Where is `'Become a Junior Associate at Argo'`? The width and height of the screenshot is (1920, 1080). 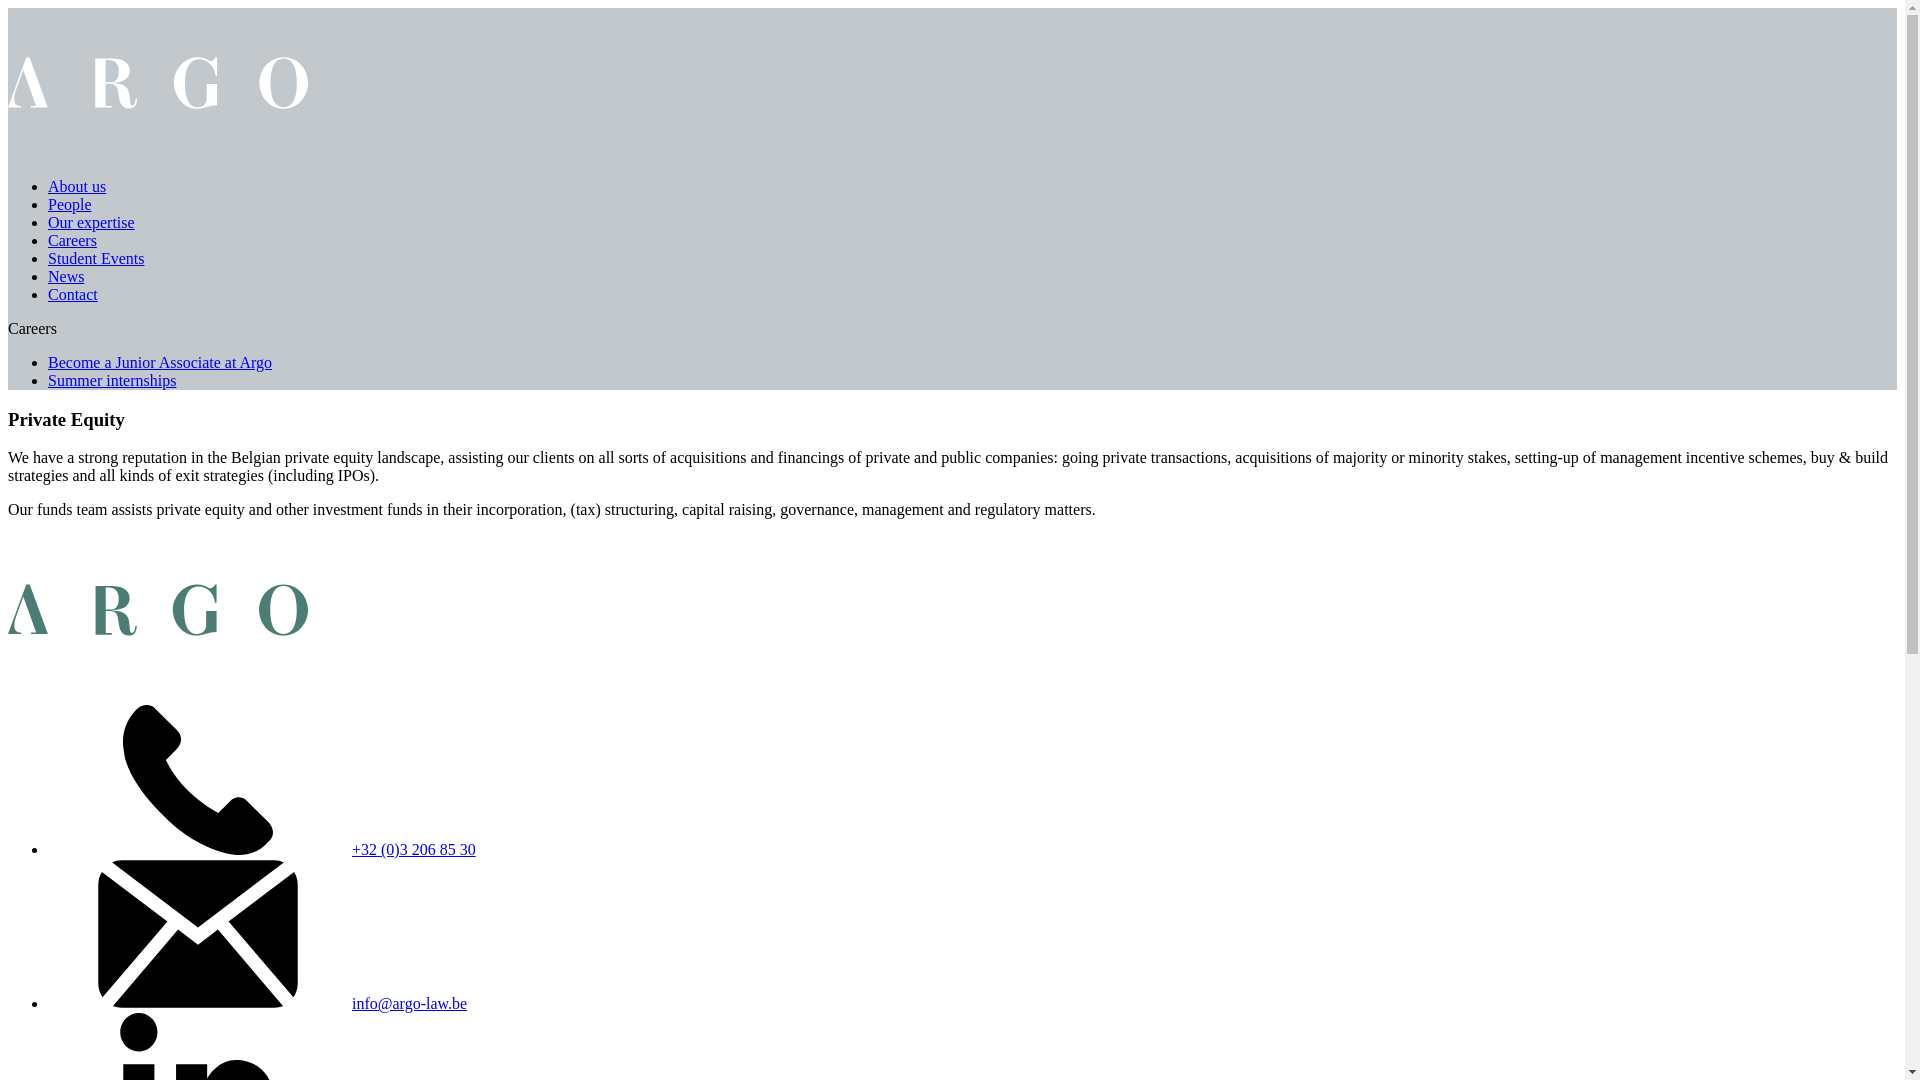 'Become a Junior Associate at Argo' is located at coordinates (158, 362).